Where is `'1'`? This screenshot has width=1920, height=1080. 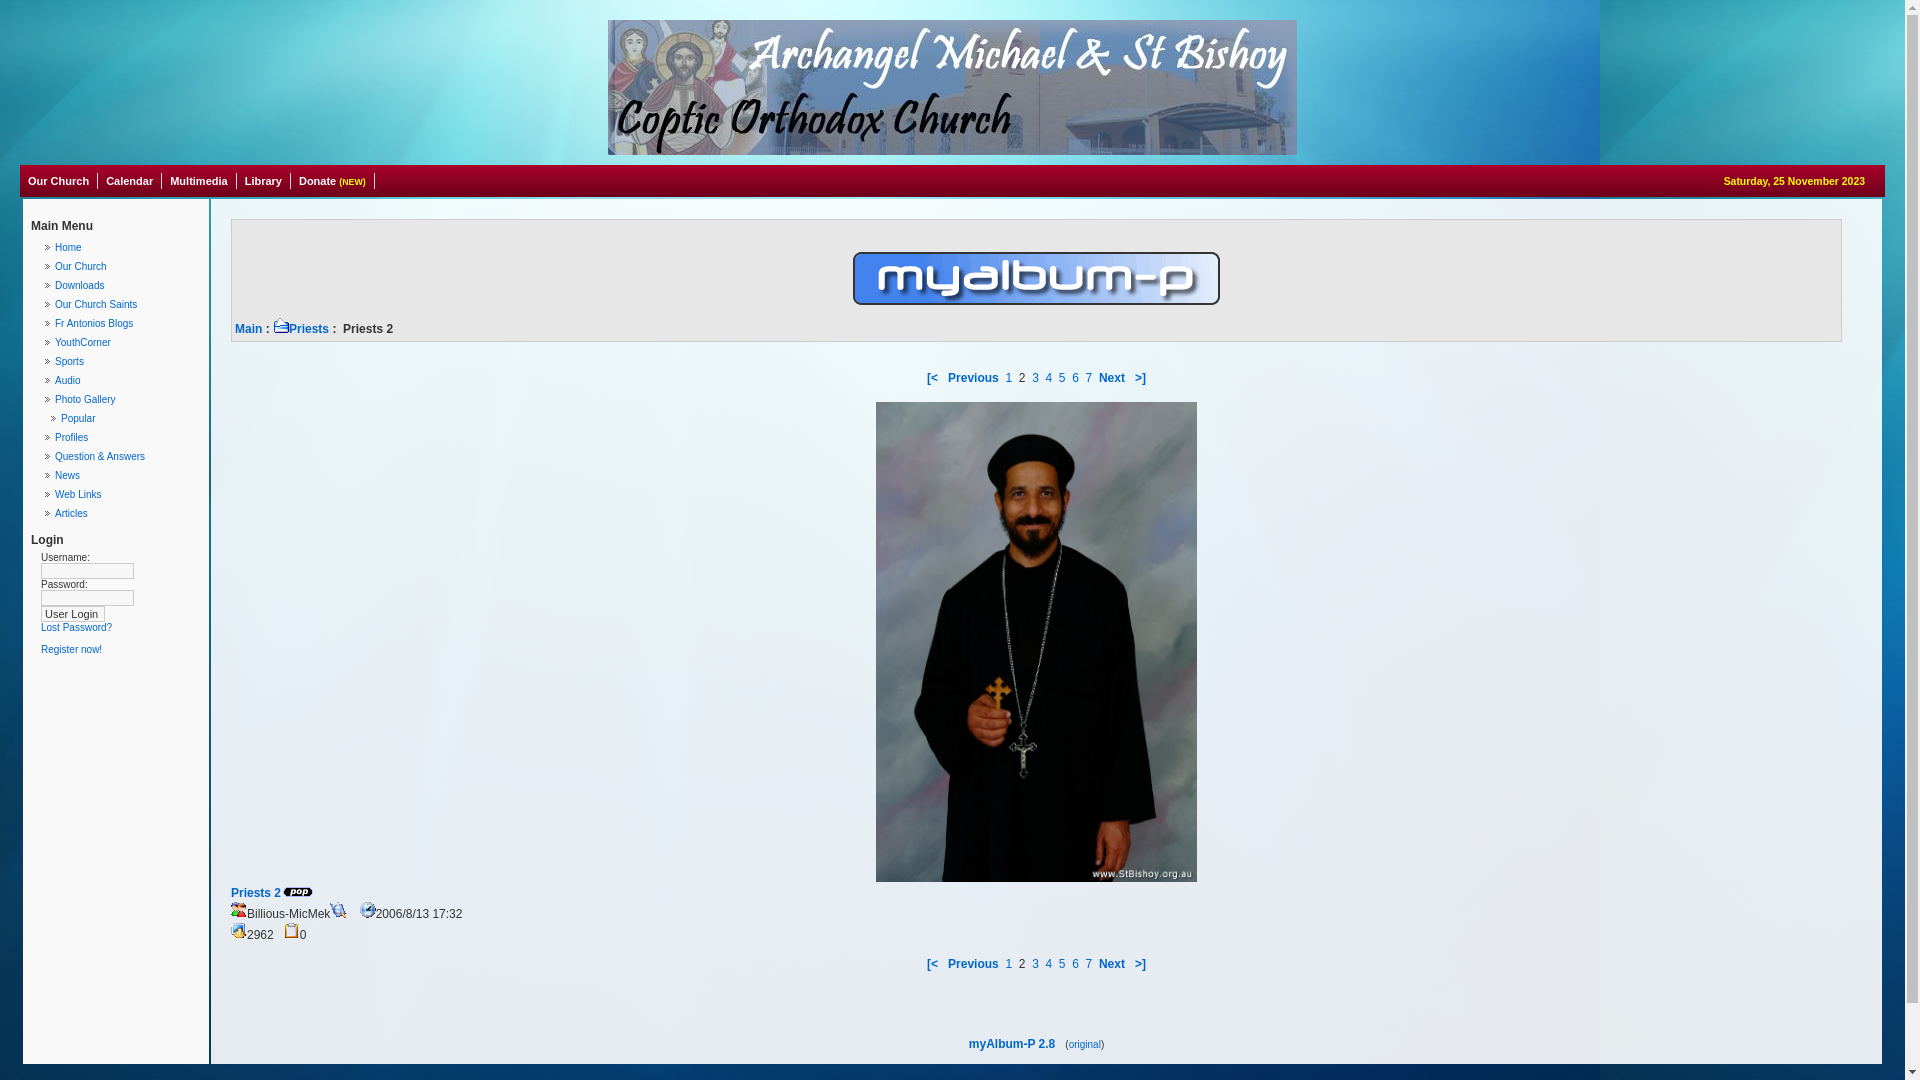 '1' is located at coordinates (1008, 963).